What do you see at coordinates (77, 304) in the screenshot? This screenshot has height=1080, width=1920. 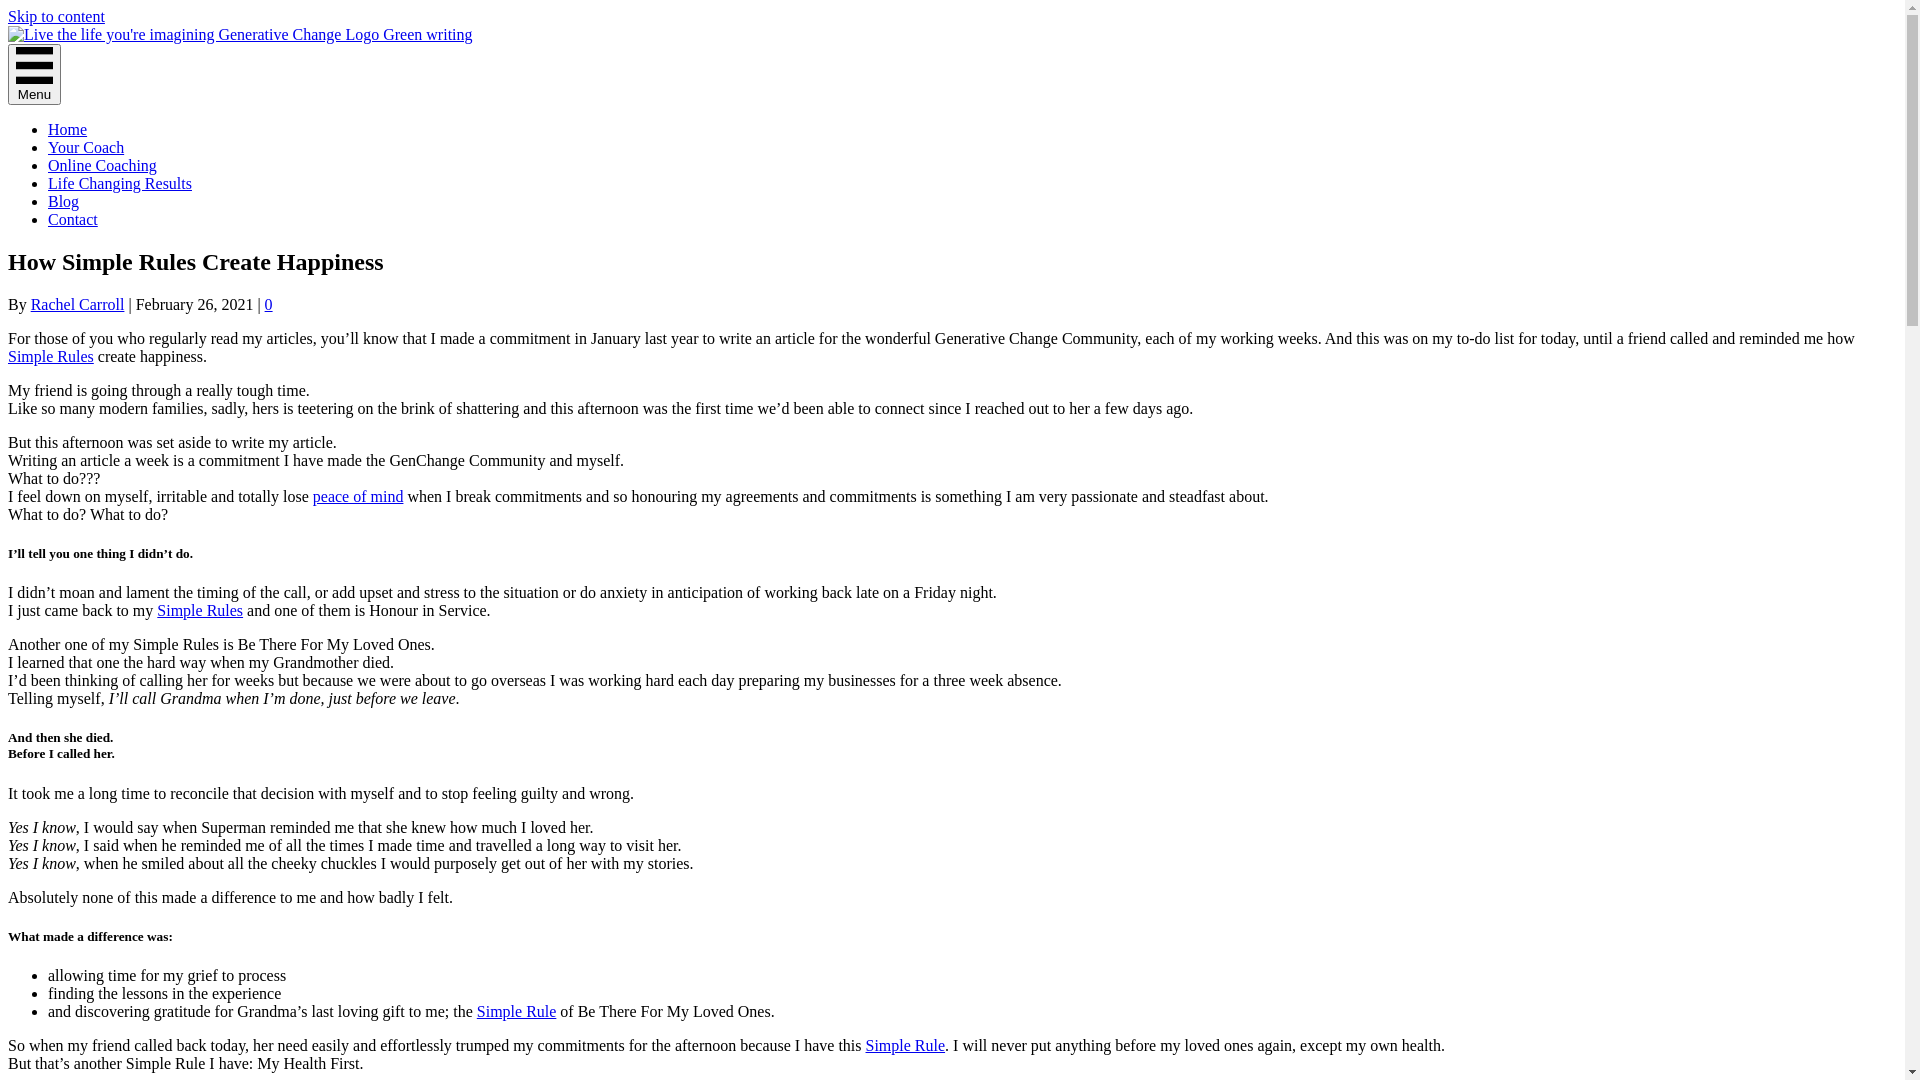 I see `'Rachel Carroll'` at bounding box center [77, 304].